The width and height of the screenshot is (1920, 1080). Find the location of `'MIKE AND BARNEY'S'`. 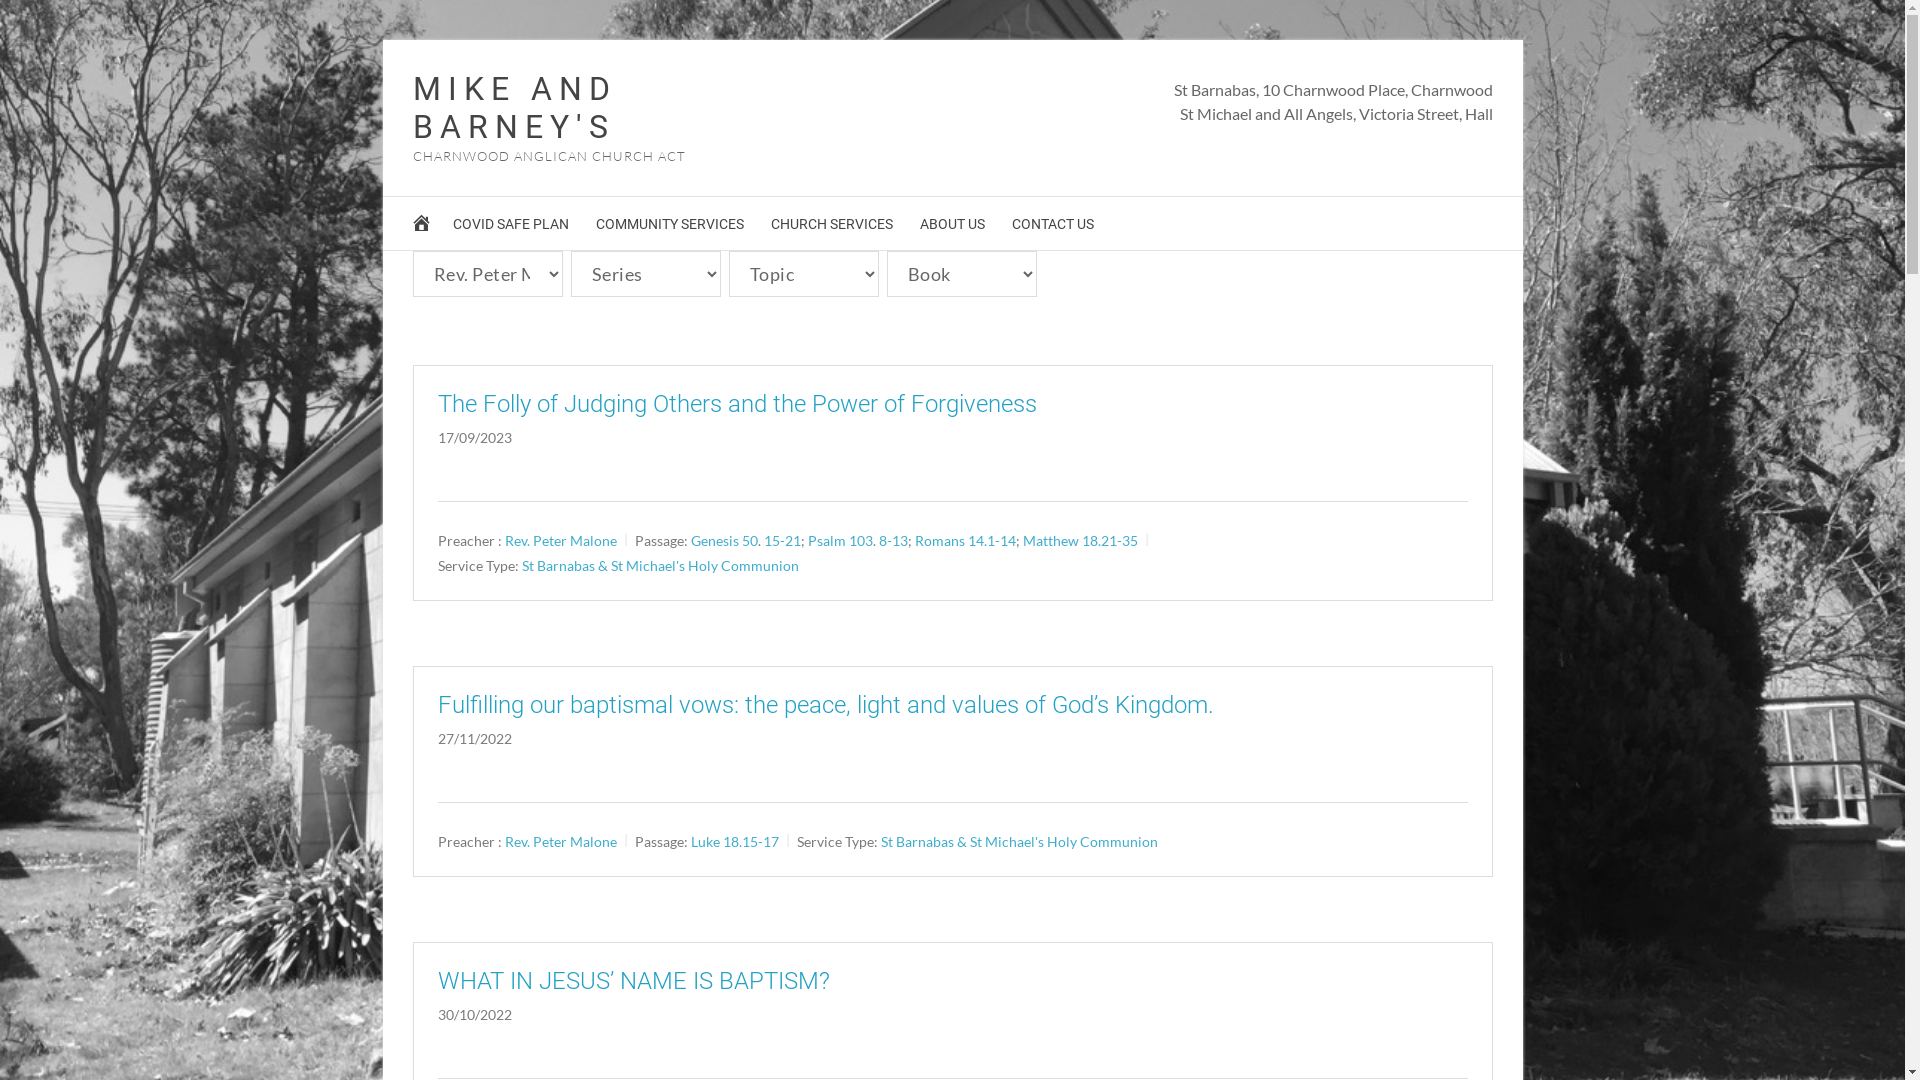

'MIKE AND BARNEY'S' is located at coordinates (513, 108).